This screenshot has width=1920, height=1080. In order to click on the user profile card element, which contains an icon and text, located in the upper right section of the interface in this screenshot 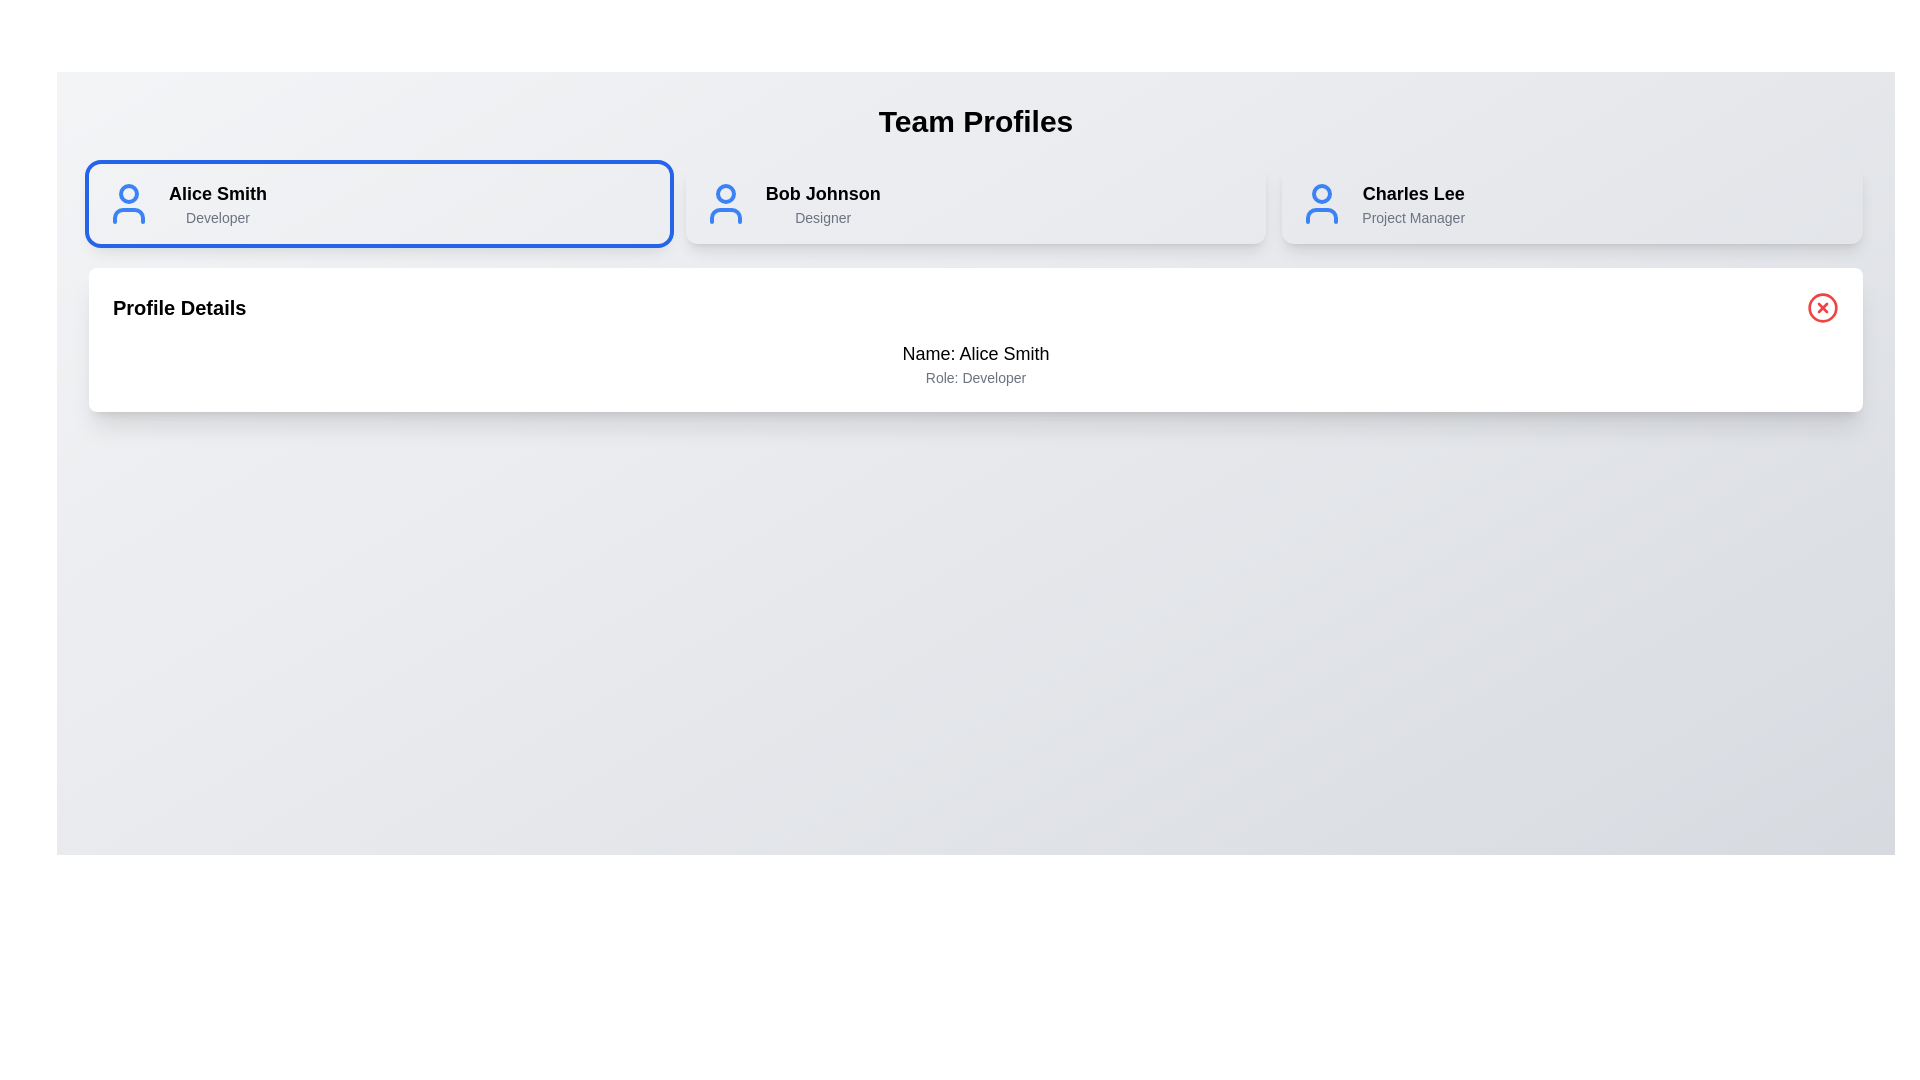, I will do `click(1571, 204)`.